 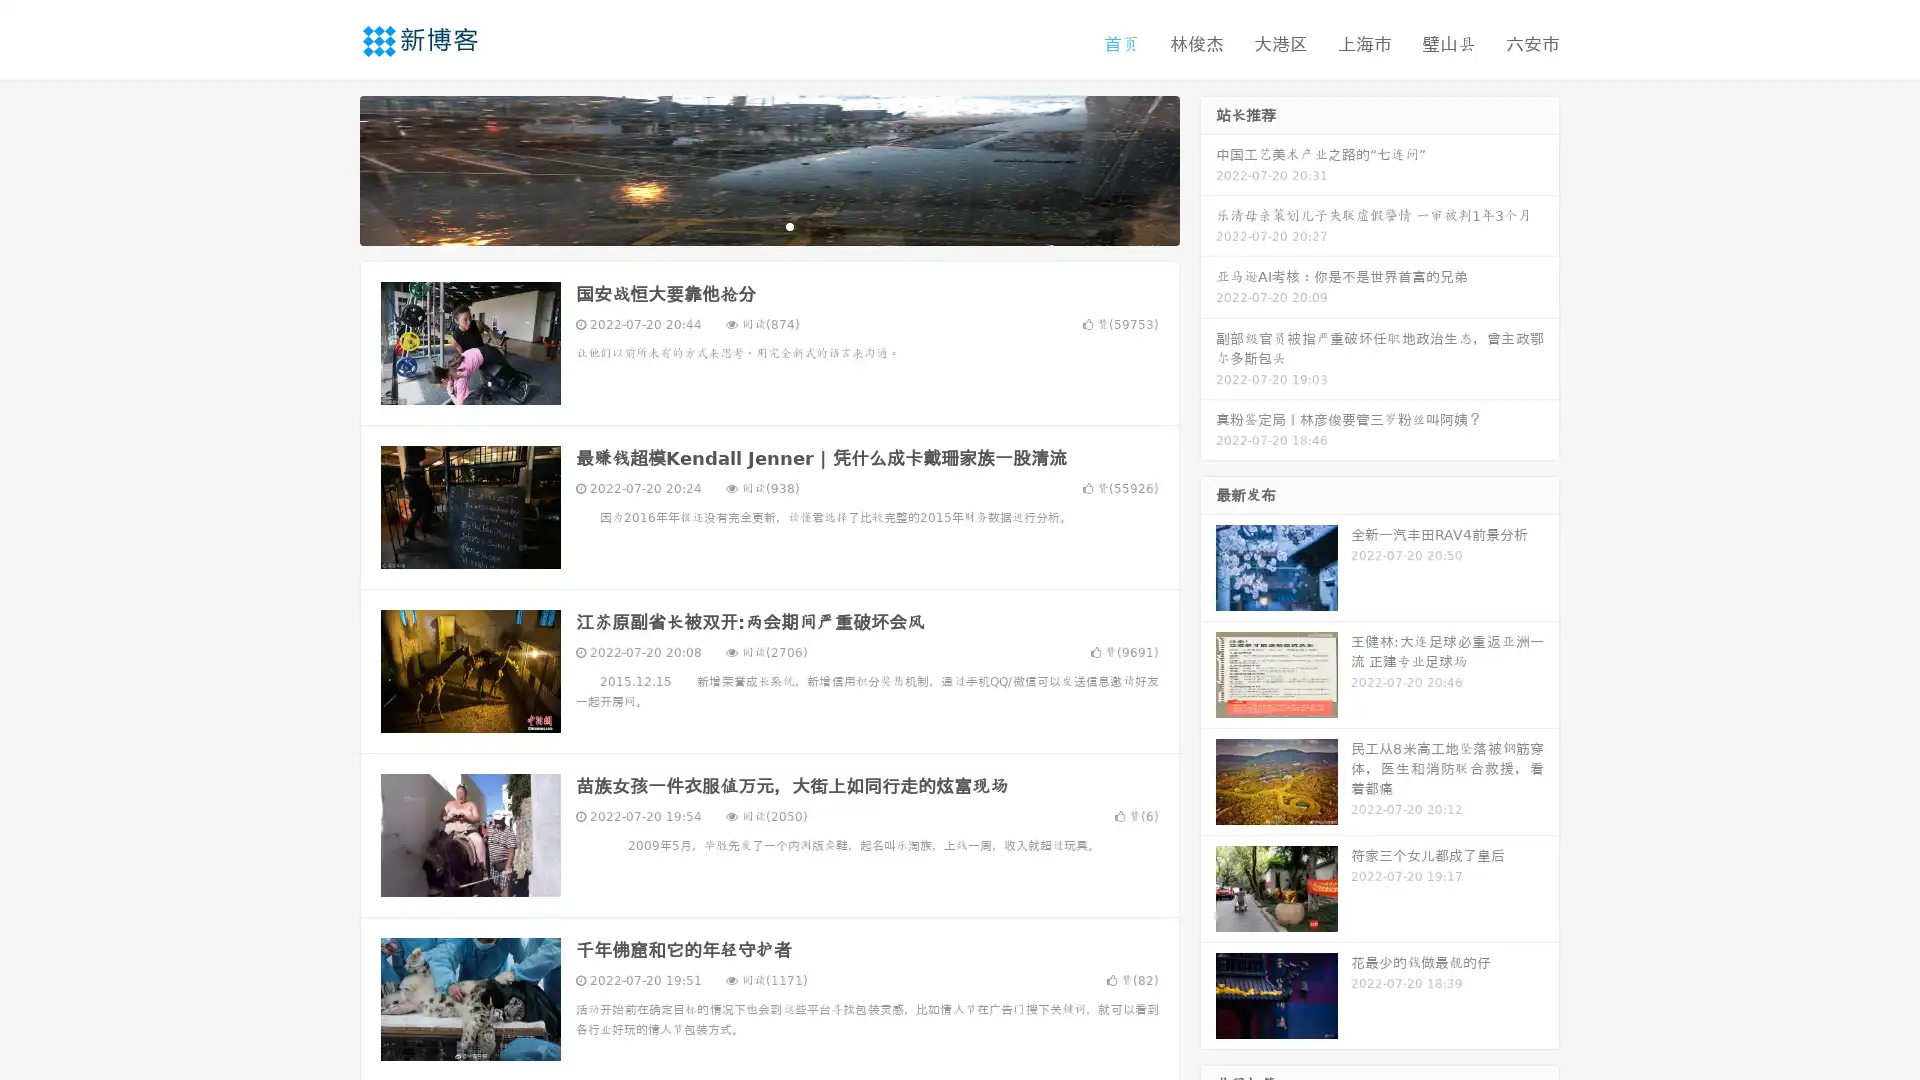 I want to click on Next slide, so click(x=1208, y=168).